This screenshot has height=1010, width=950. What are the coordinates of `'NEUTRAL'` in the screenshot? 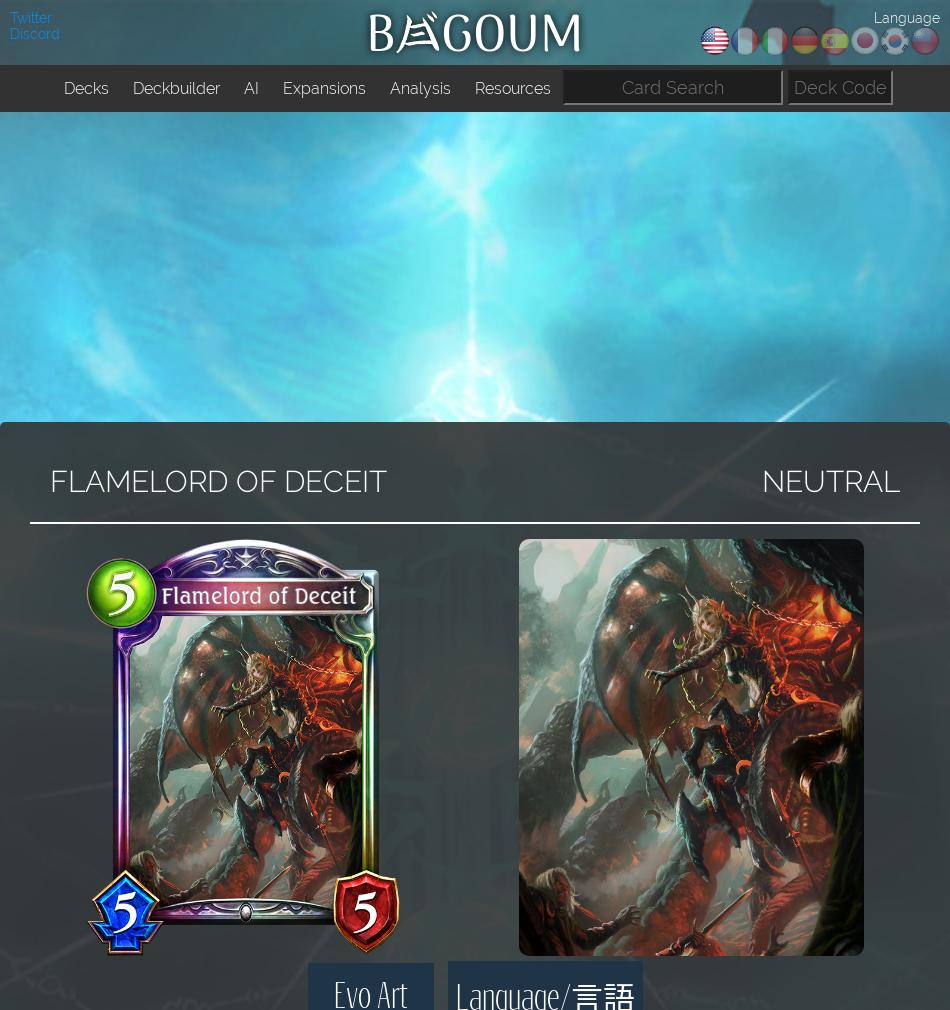 It's located at (829, 480).